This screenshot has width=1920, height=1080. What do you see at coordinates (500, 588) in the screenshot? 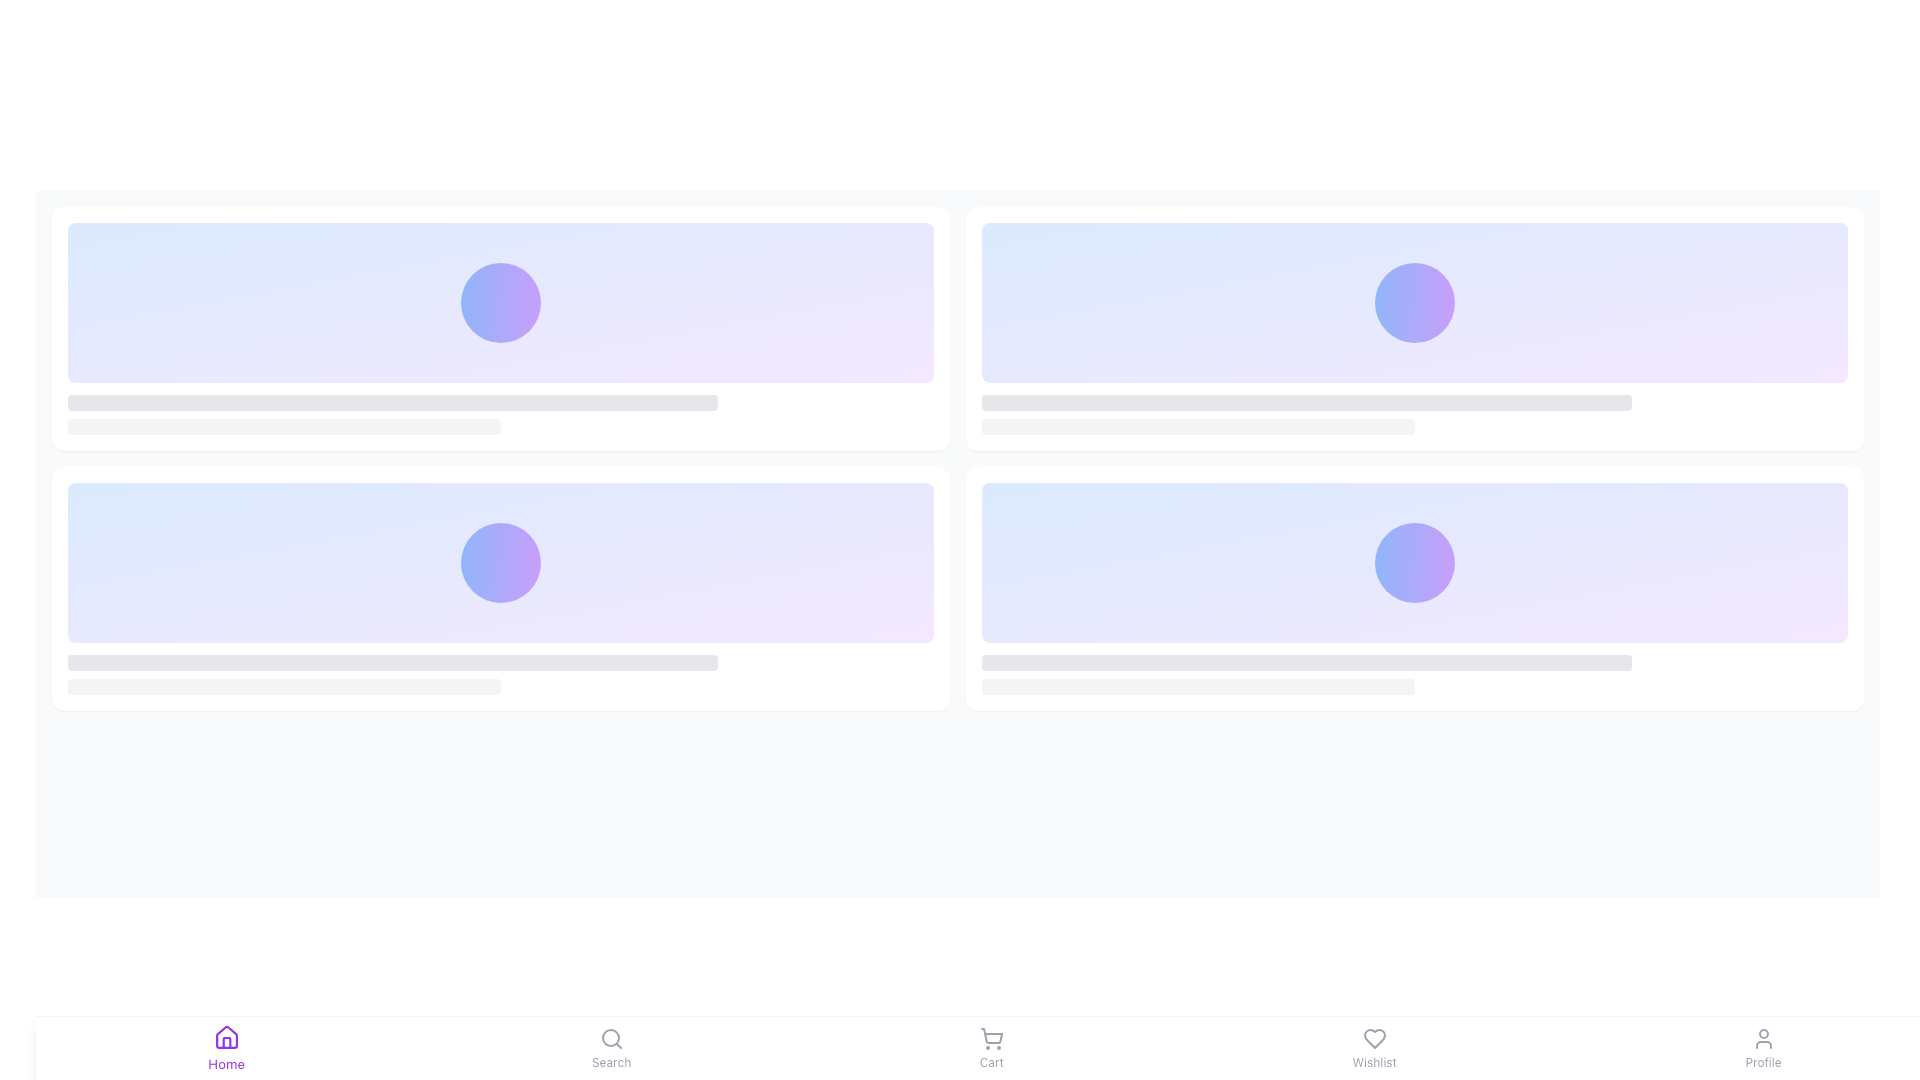
I see `the content card located in the bottom-left corner of the grid layout` at bounding box center [500, 588].